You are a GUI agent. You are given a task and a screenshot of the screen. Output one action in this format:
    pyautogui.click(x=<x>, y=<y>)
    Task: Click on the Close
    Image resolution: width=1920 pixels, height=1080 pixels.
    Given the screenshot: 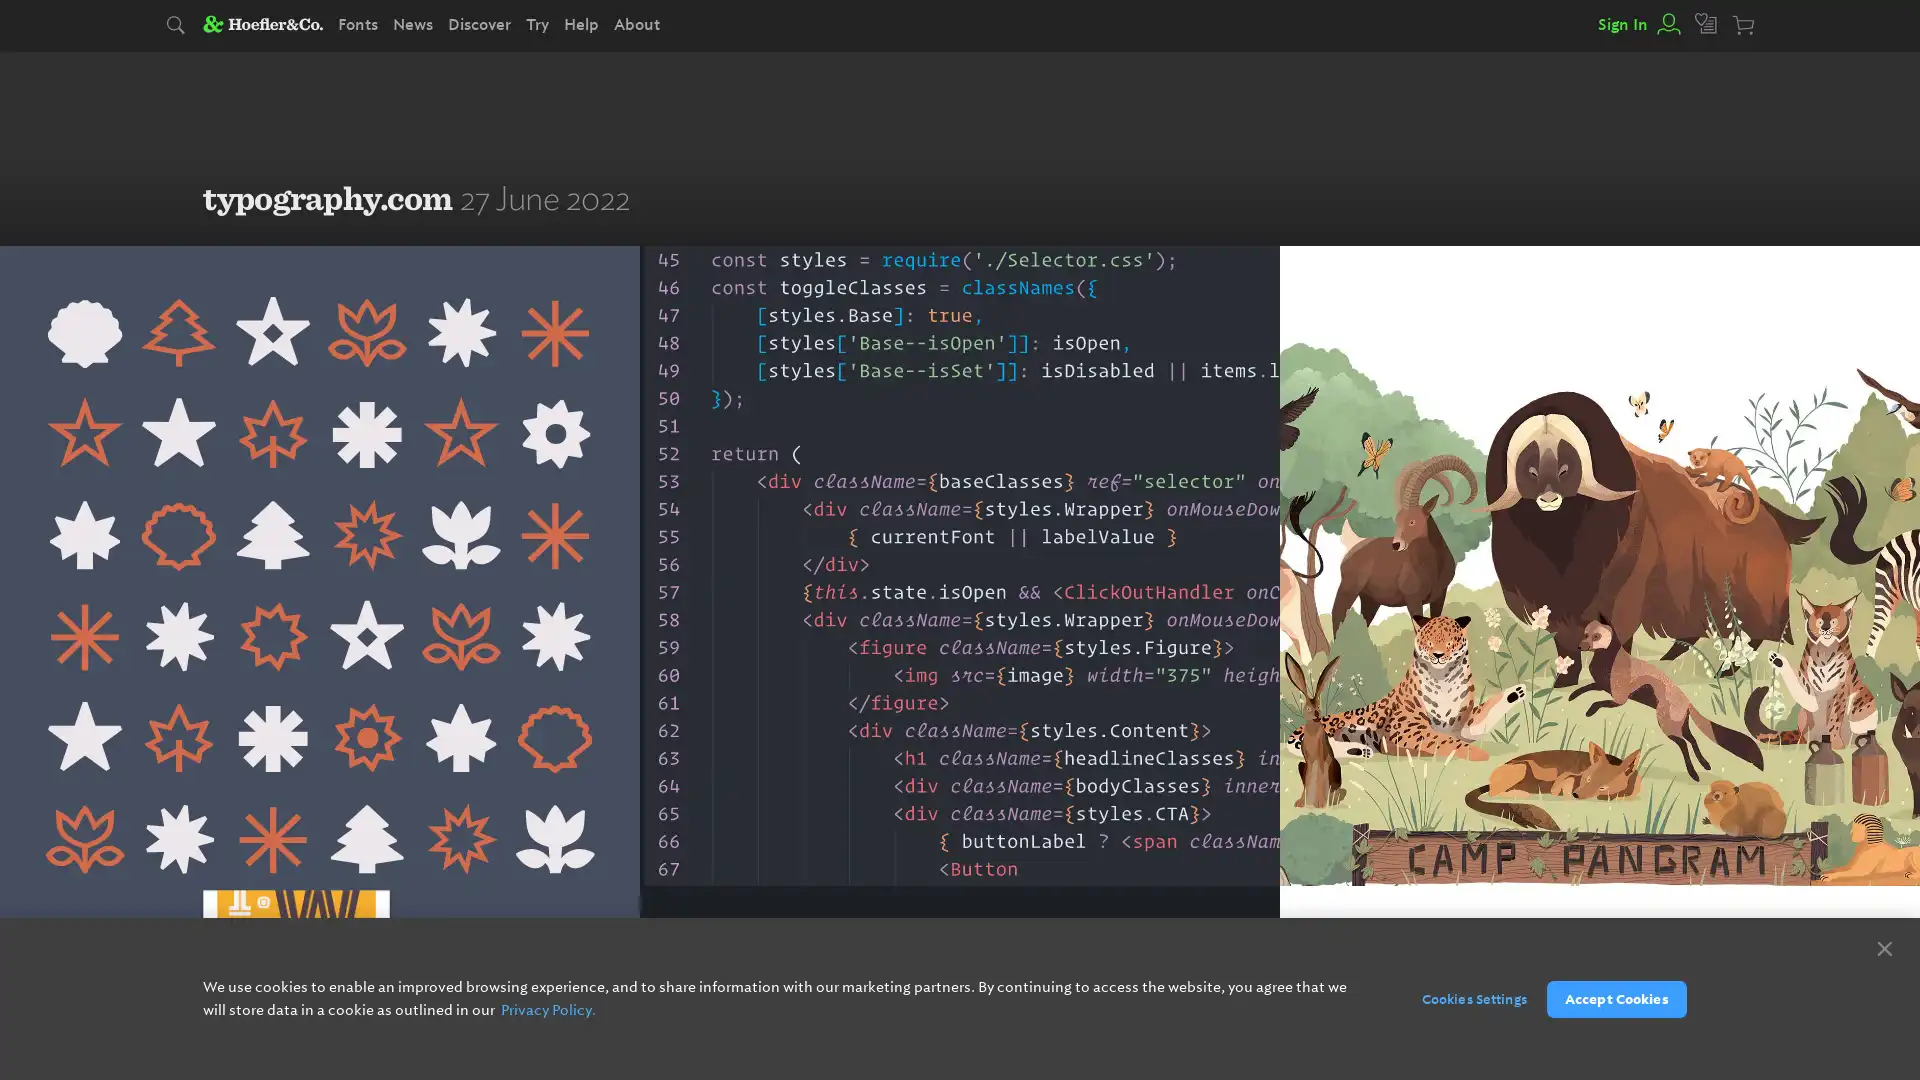 What is the action you would take?
    pyautogui.click(x=1883, y=947)
    